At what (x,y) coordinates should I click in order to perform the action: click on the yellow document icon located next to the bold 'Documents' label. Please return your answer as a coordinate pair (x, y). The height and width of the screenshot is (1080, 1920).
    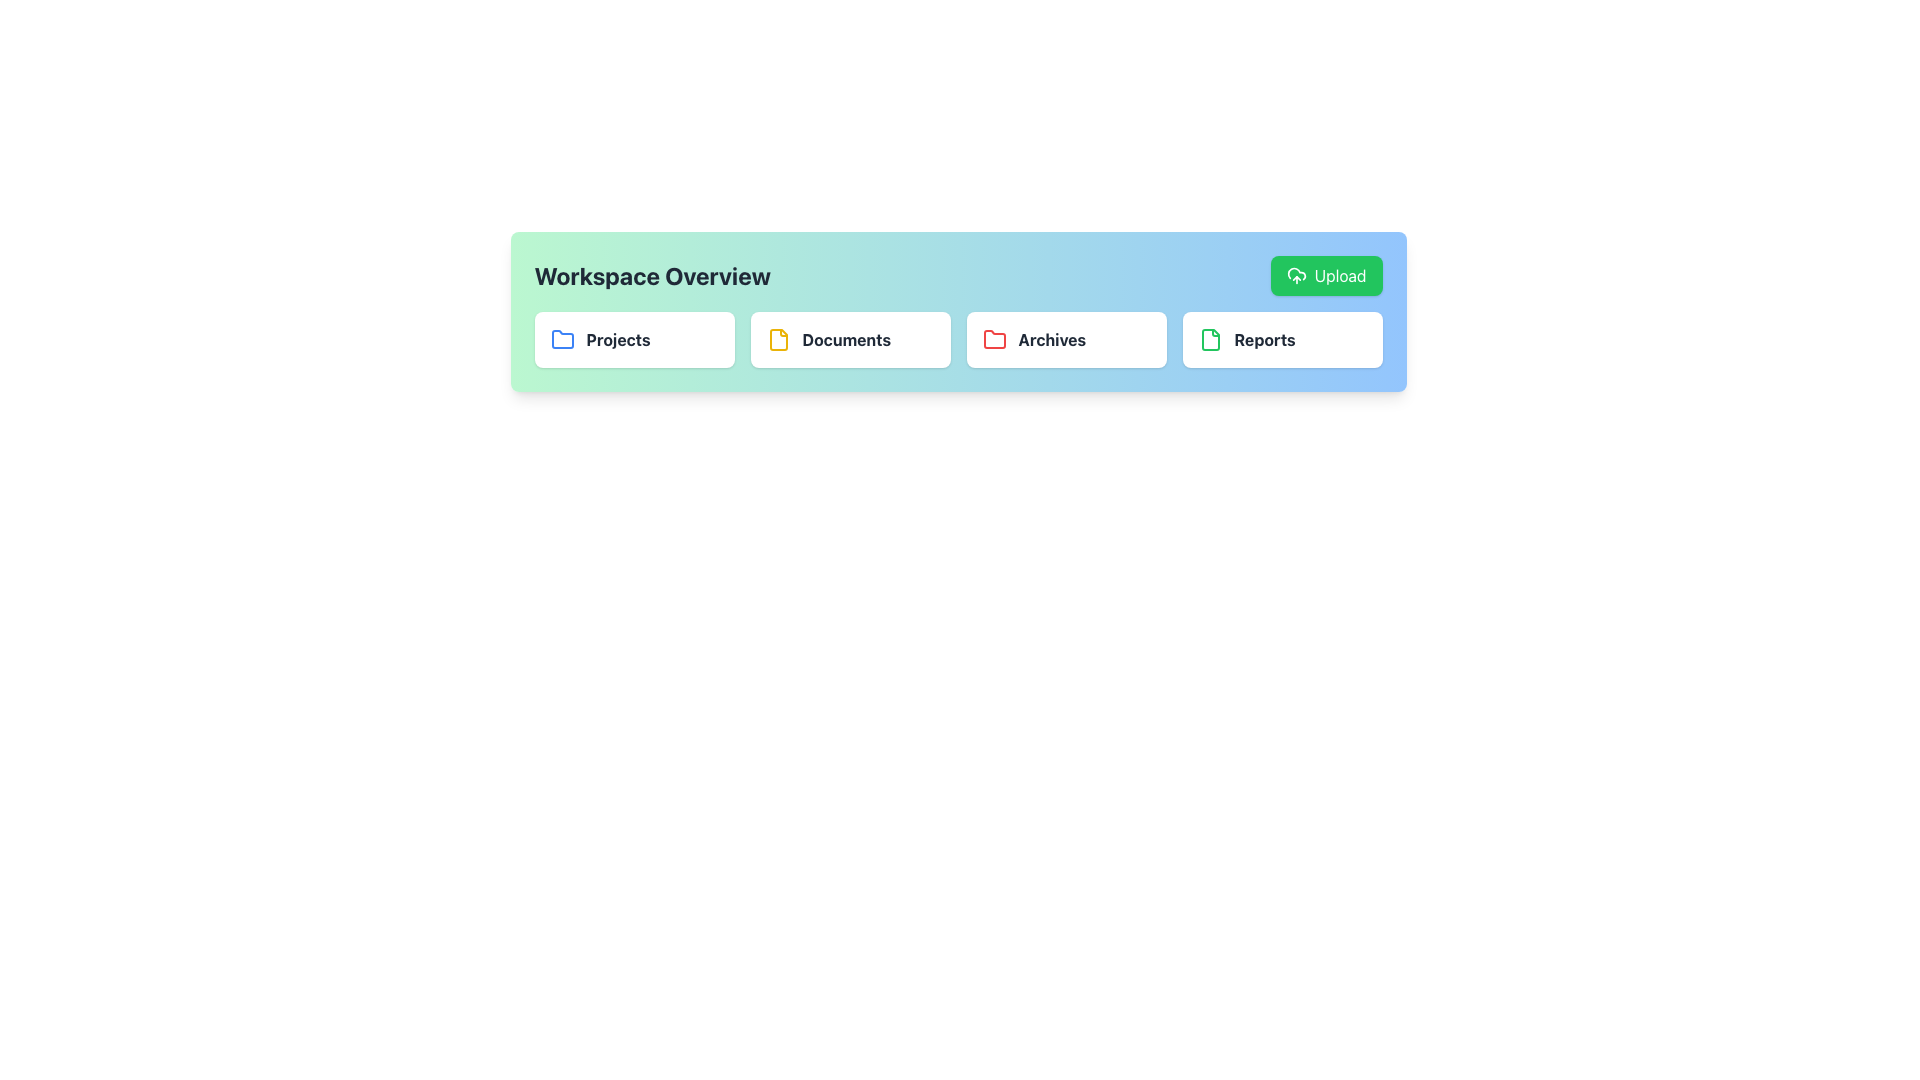
    Looking at the image, I should click on (777, 338).